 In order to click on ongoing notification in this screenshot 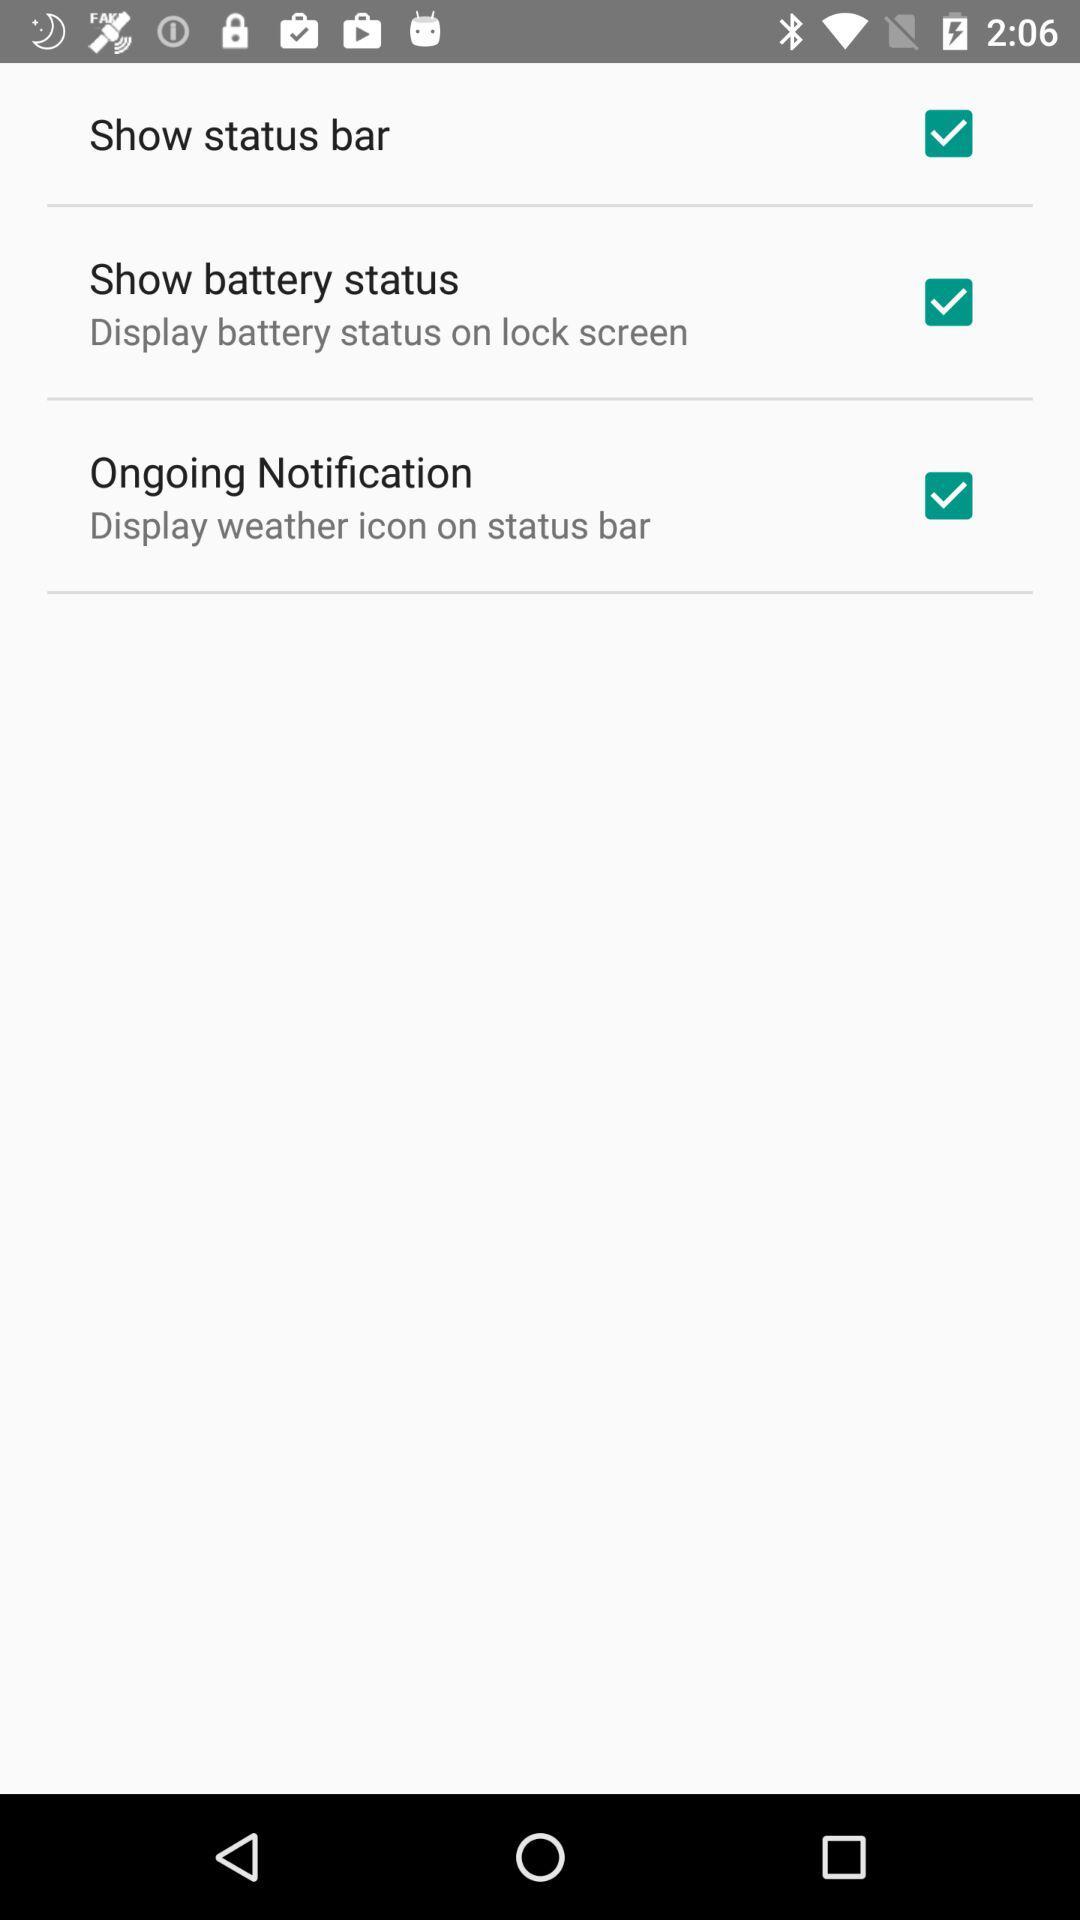, I will do `click(281, 469)`.